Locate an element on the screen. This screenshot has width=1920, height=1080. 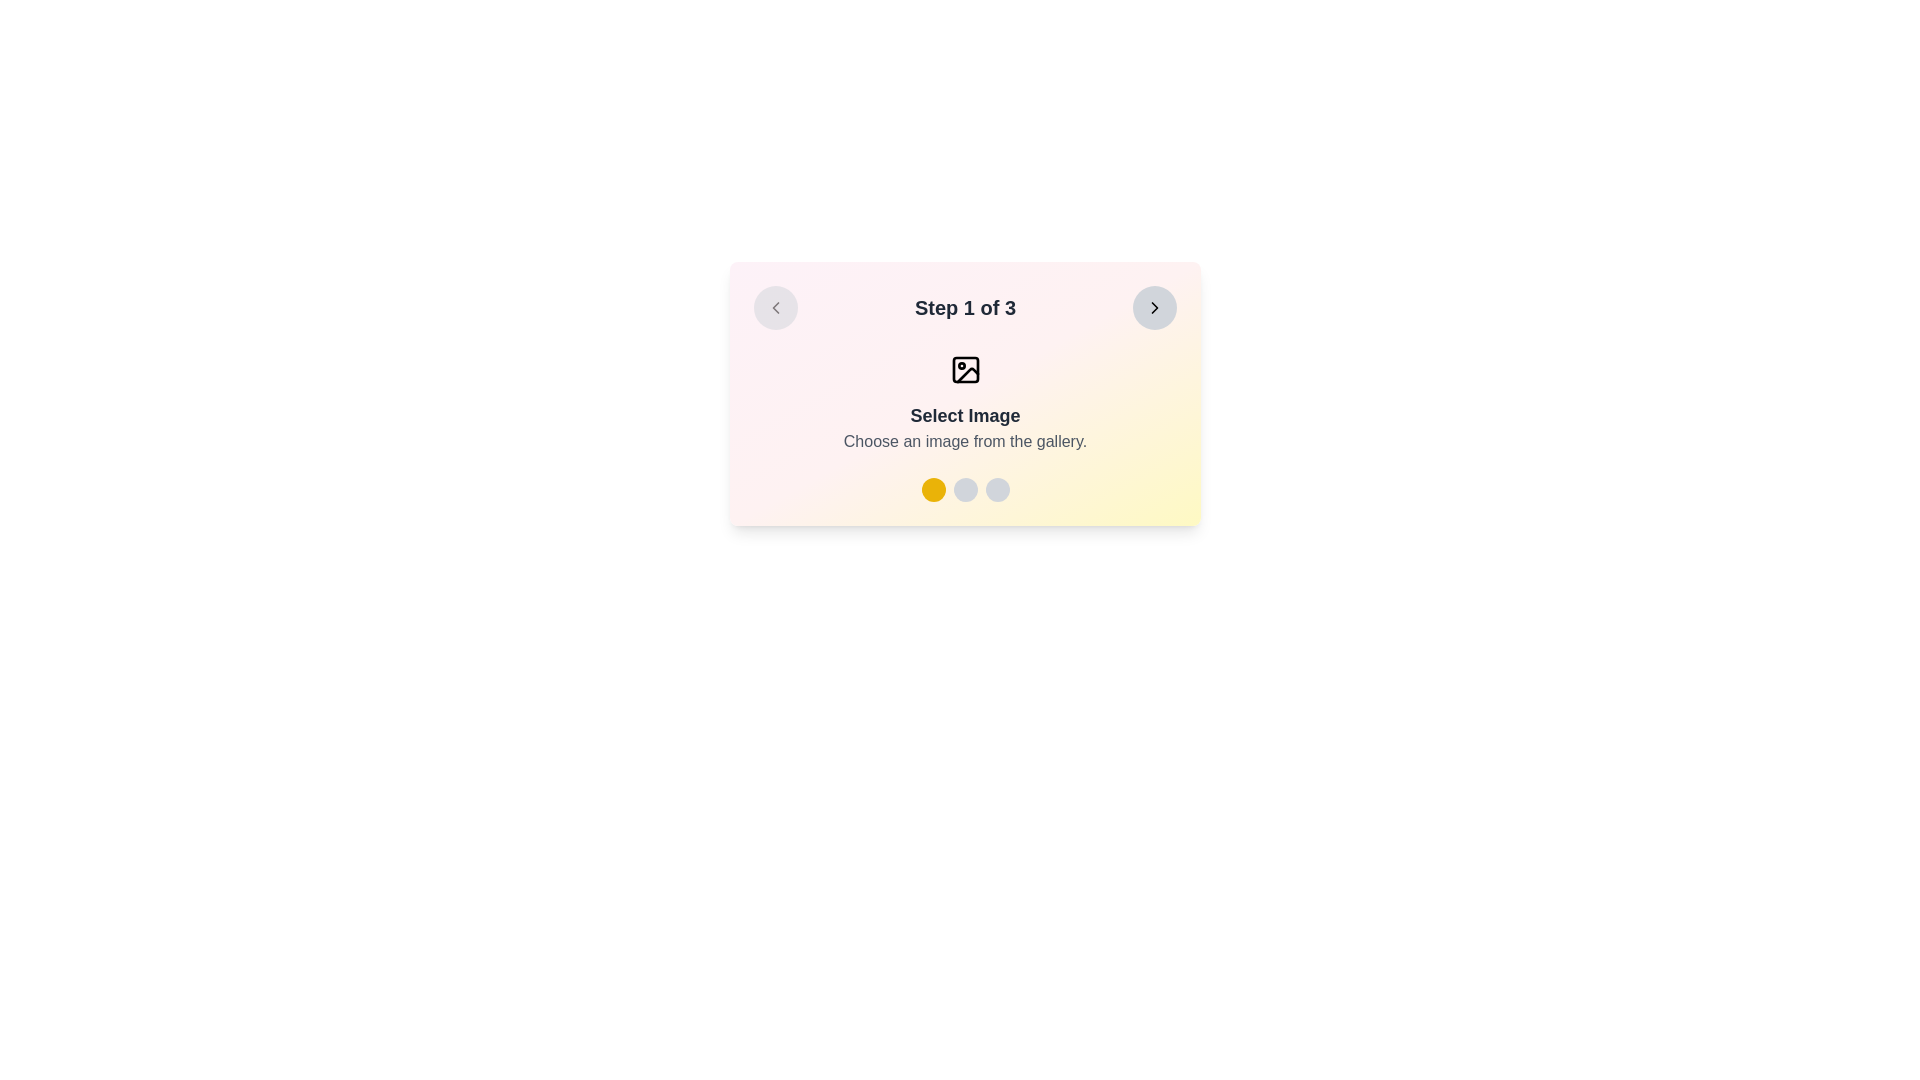
the third circular icon with a gray background located at the bottom-center of the card, following a yellow icon and a gray icon is located at coordinates (997, 489).